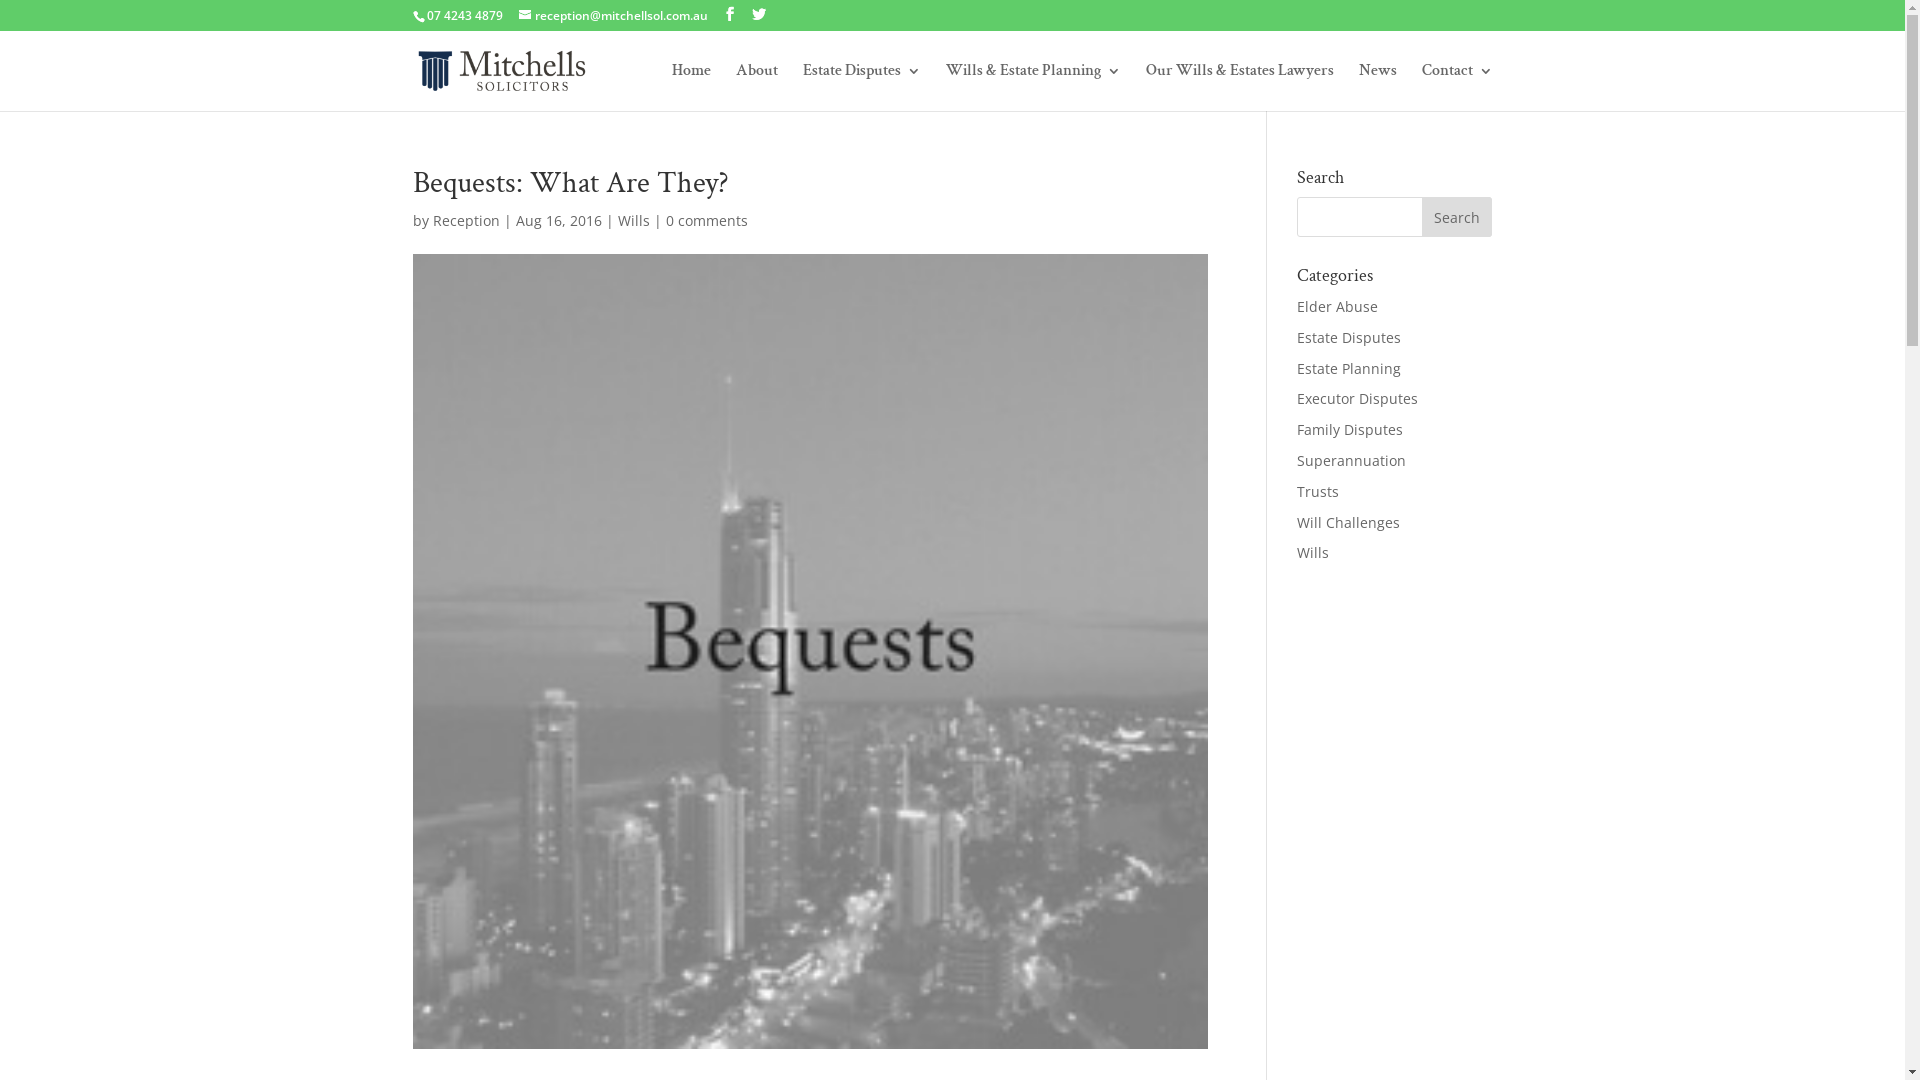  I want to click on 'Wills', so click(632, 220).